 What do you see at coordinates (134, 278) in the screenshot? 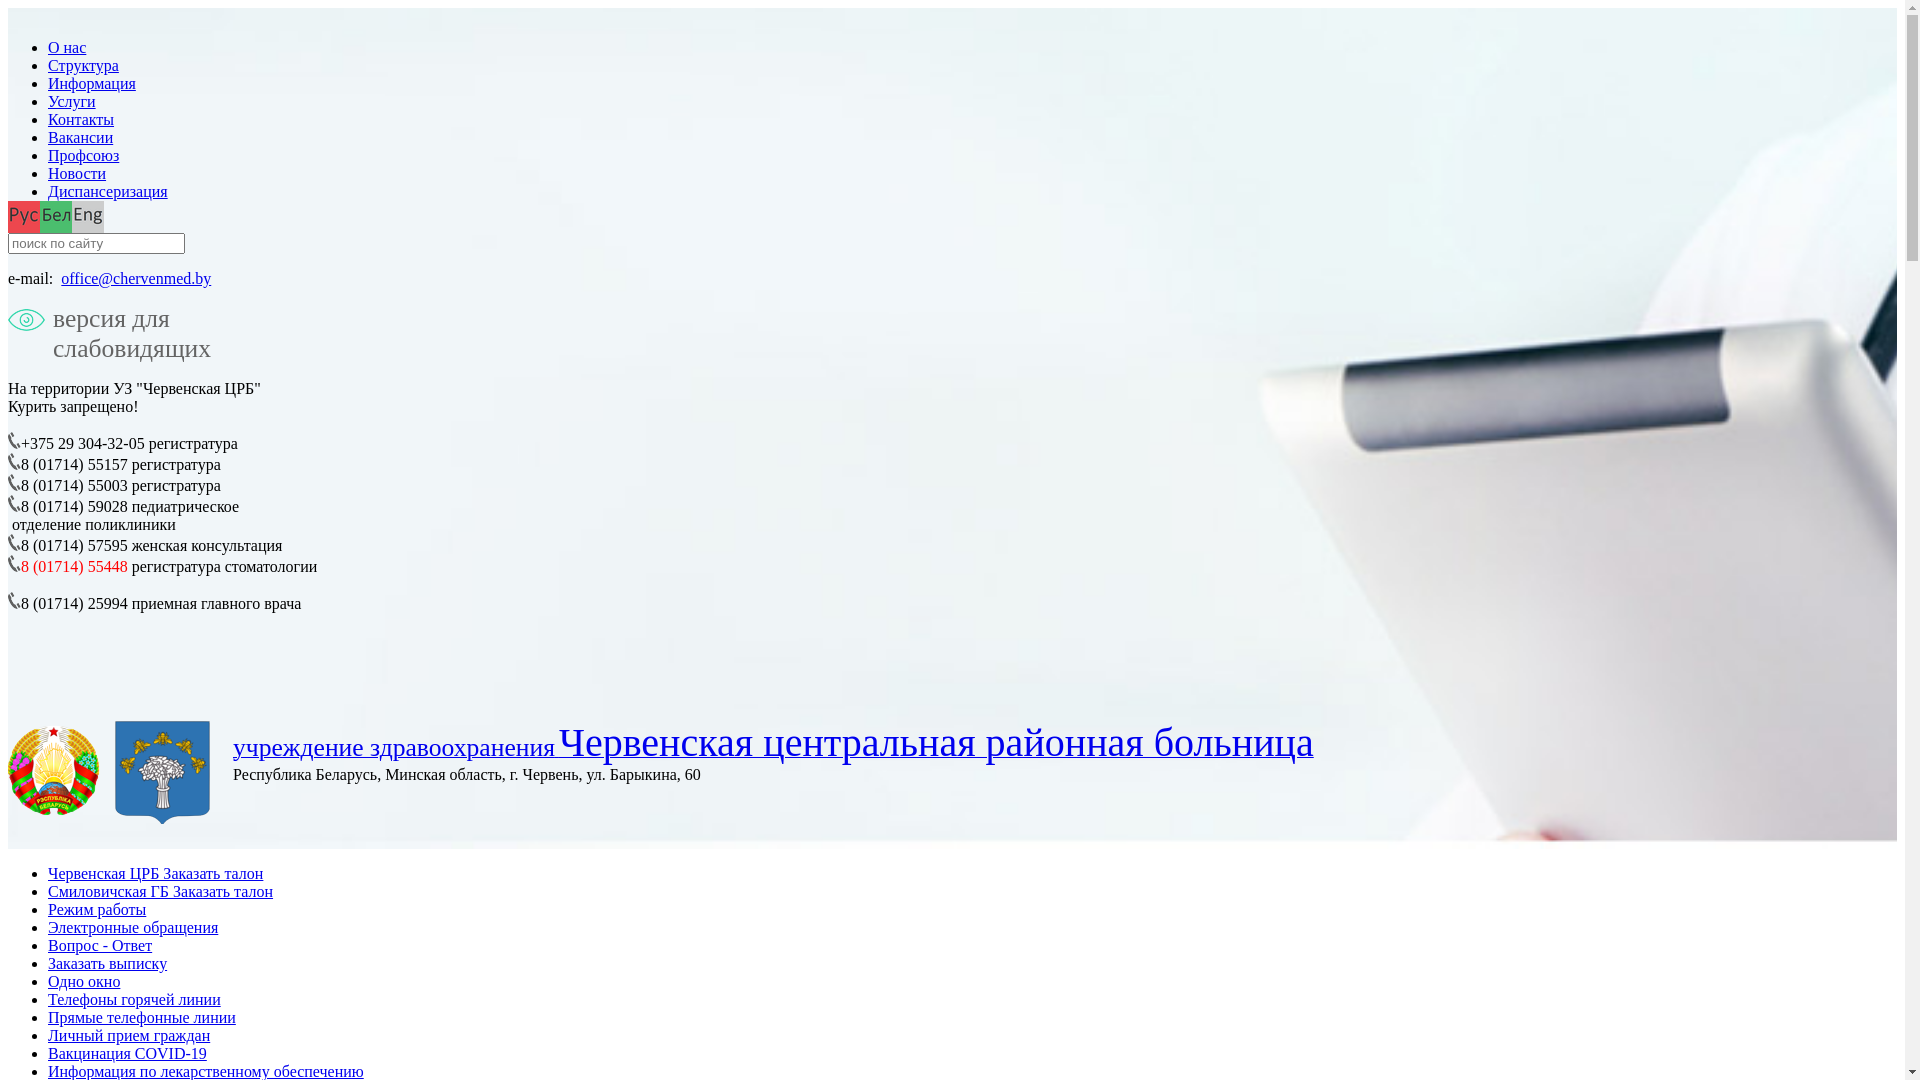
I see `'office@chervenmed.by'` at bounding box center [134, 278].